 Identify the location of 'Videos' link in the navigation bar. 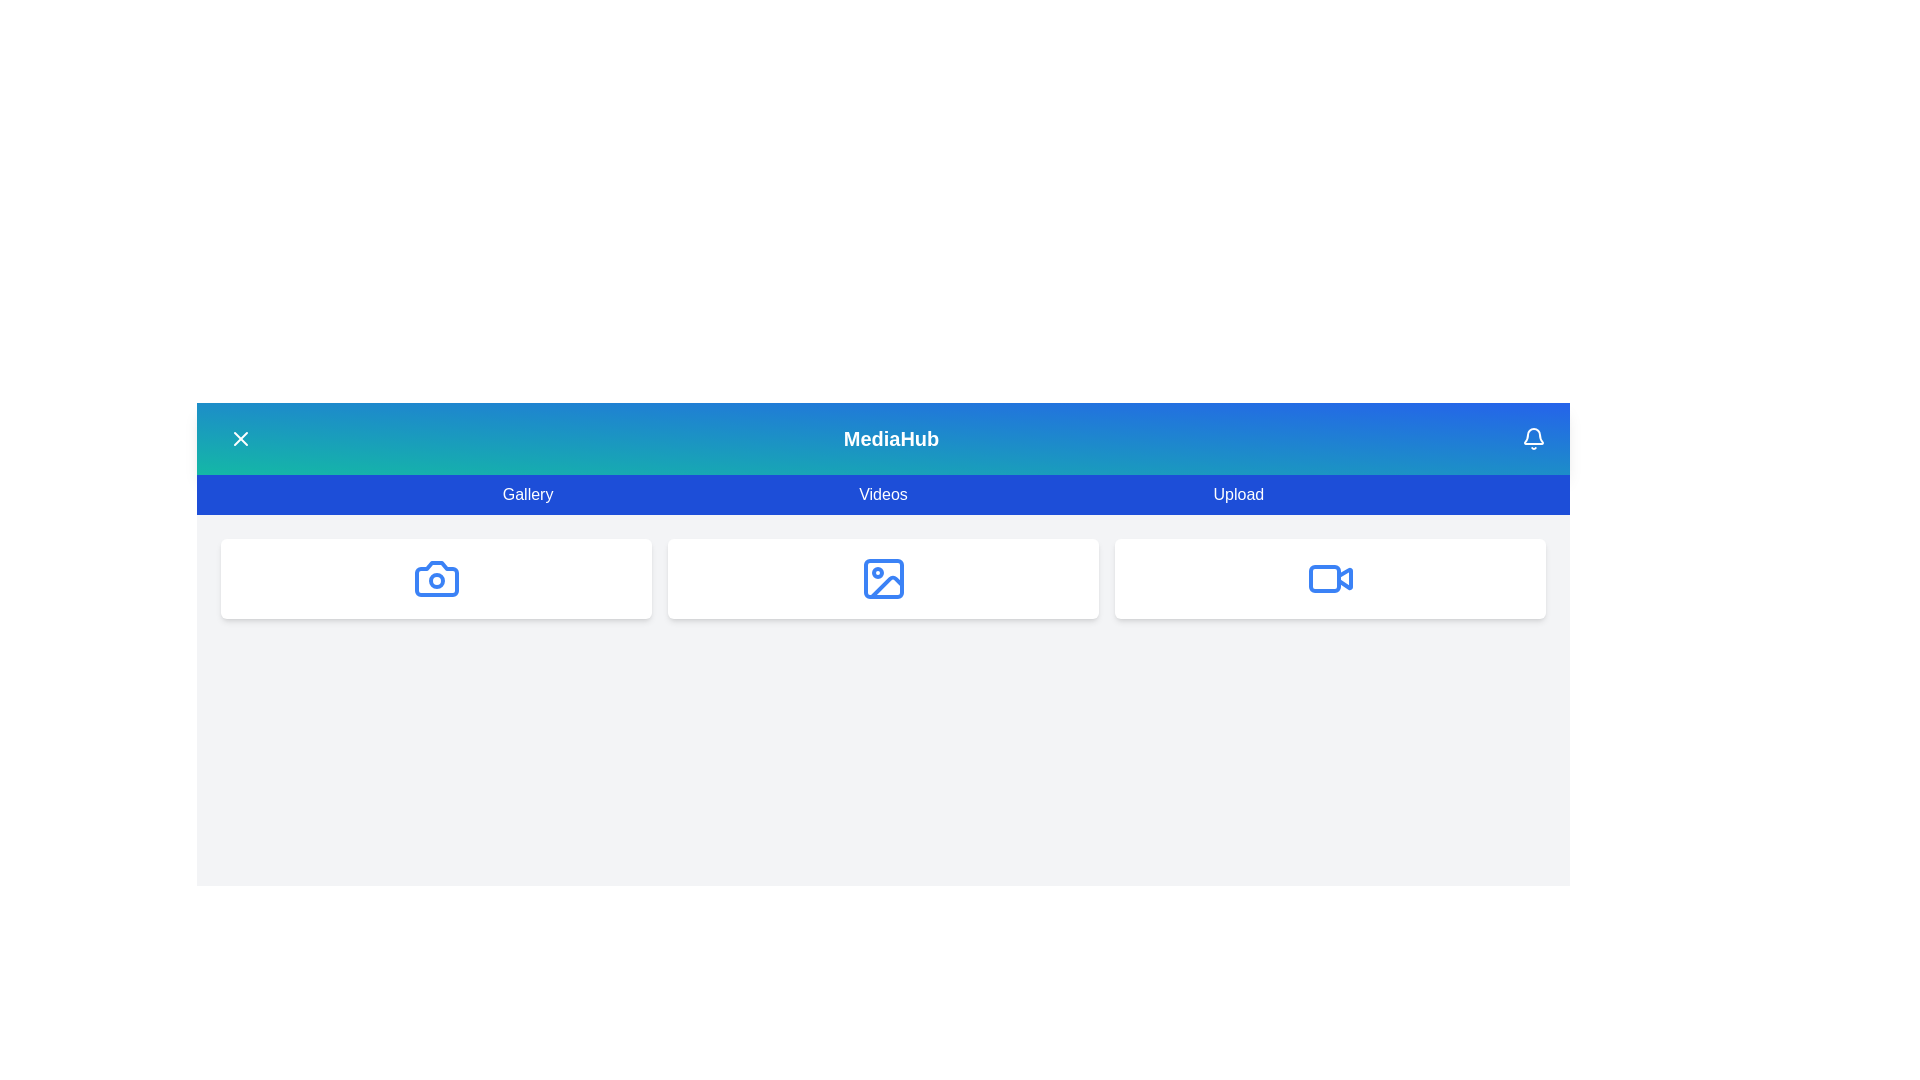
(882, 494).